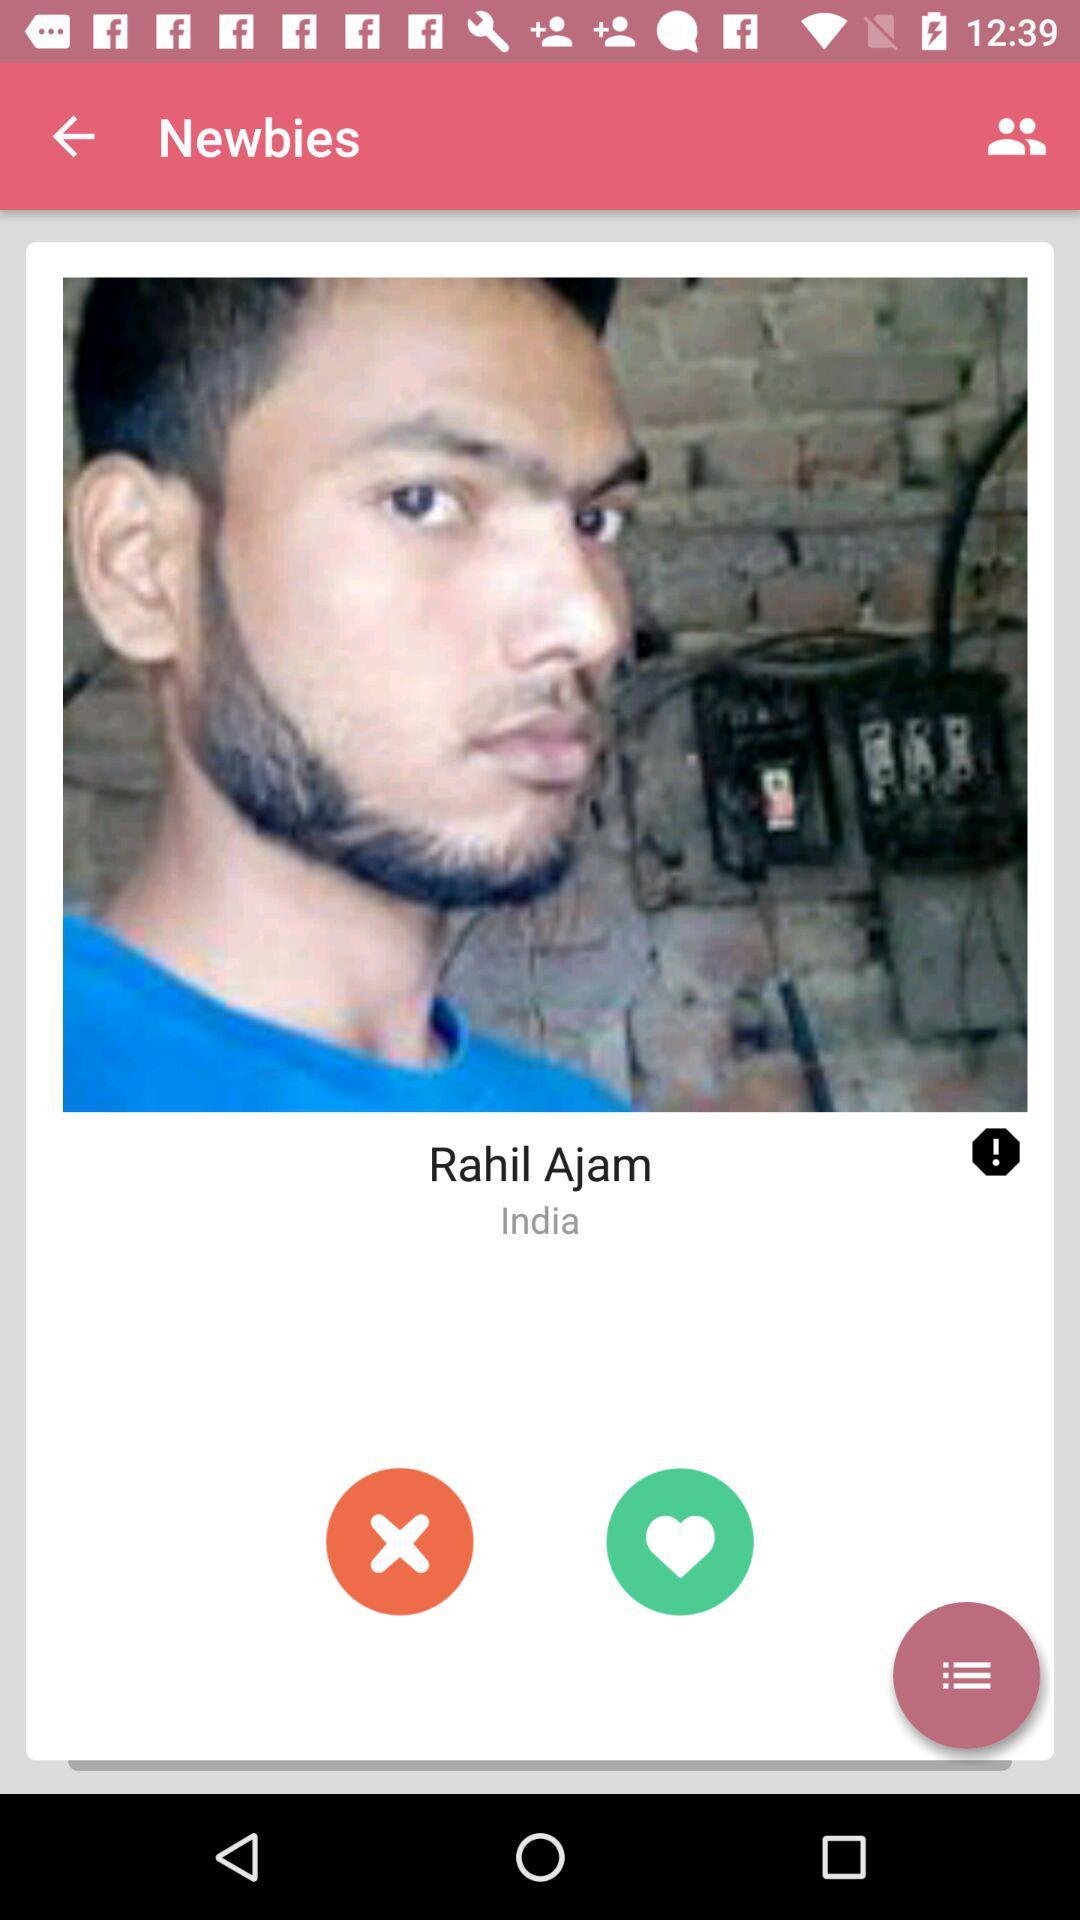 The width and height of the screenshot is (1080, 1920). What do you see at coordinates (678, 1540) in the screenshot?
I see `the favorite icon` at bounding box center [678, 1540].